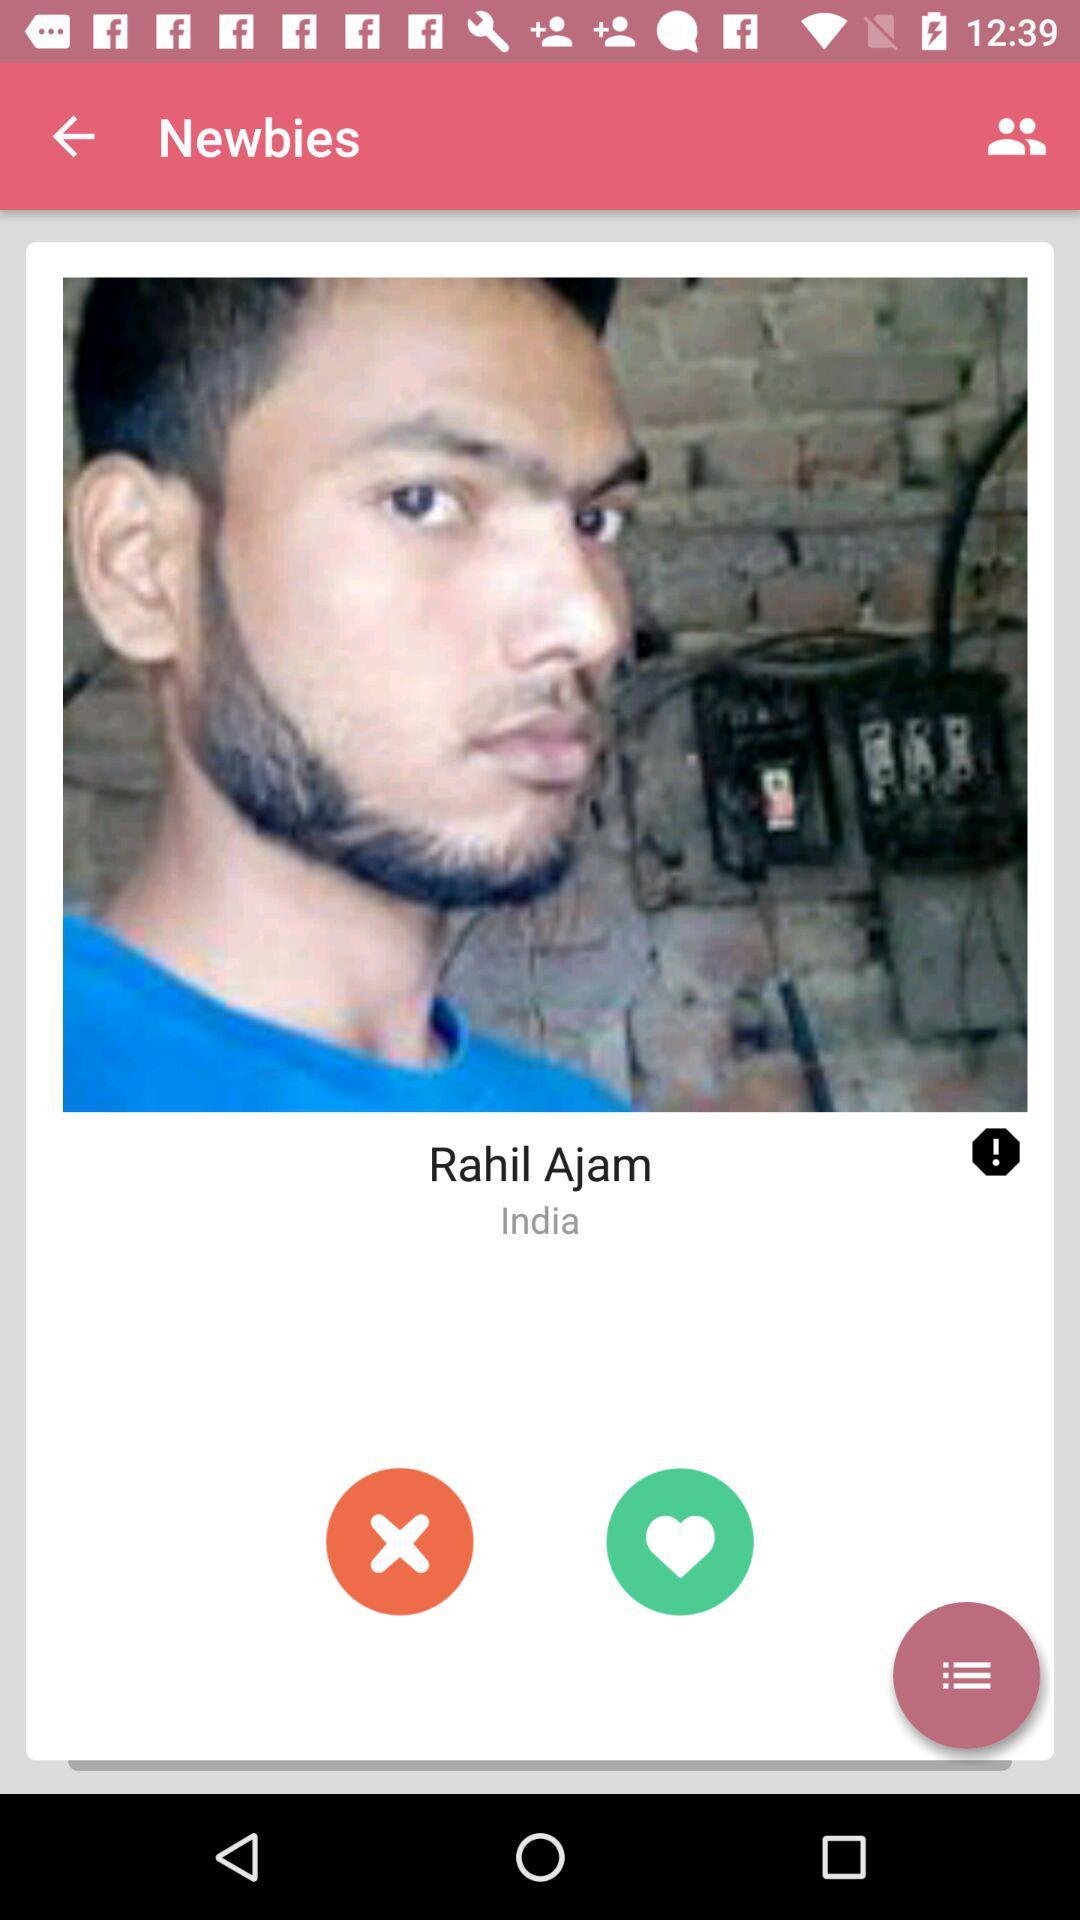 The width and height of the screenshot is (1080, 1920). What do you see at coordinates (678, 1540) in the screenshot?
I see `the favorite icon` at bounding box center [678, 1540].